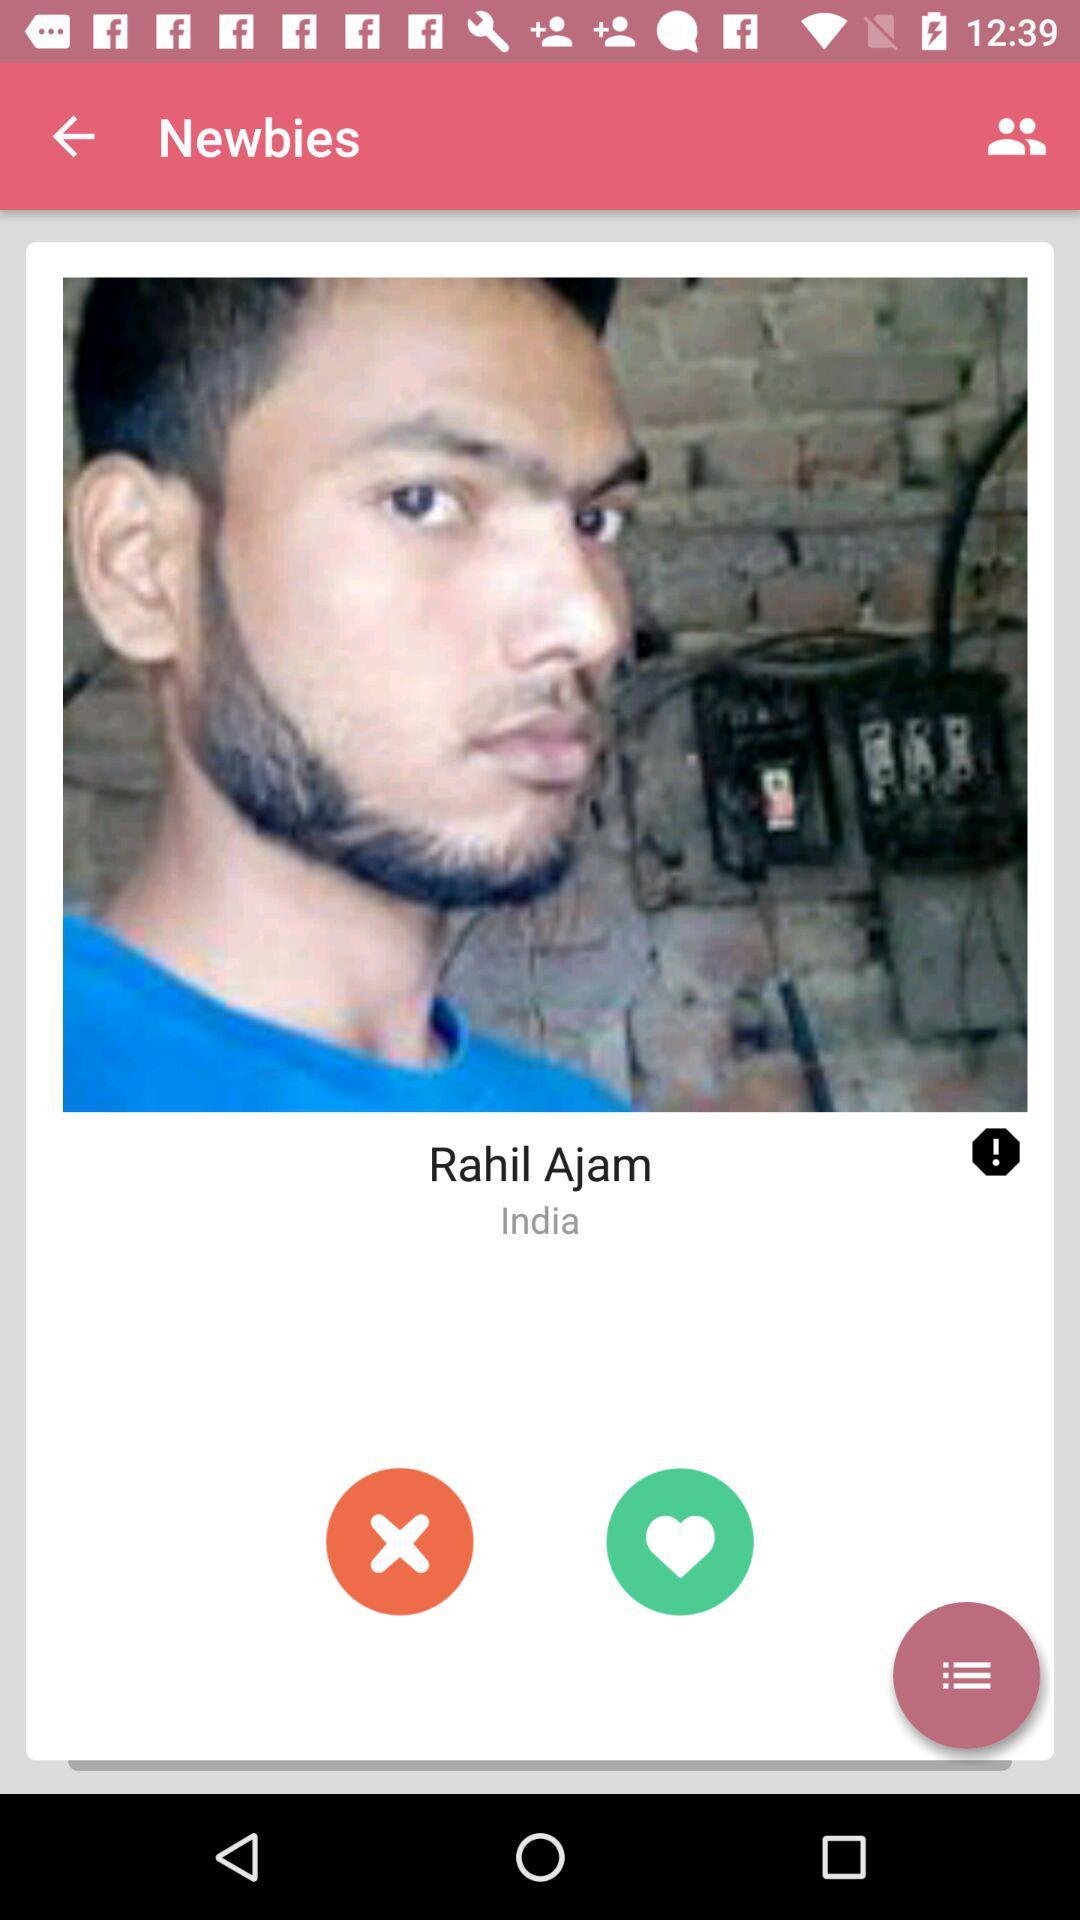 The width and height of the screenshot is (1080, 1920). What do you see at coordinates (678, 1540) in the screenshot?
I see `the favorite icon` at bounding box center [678, 1540].